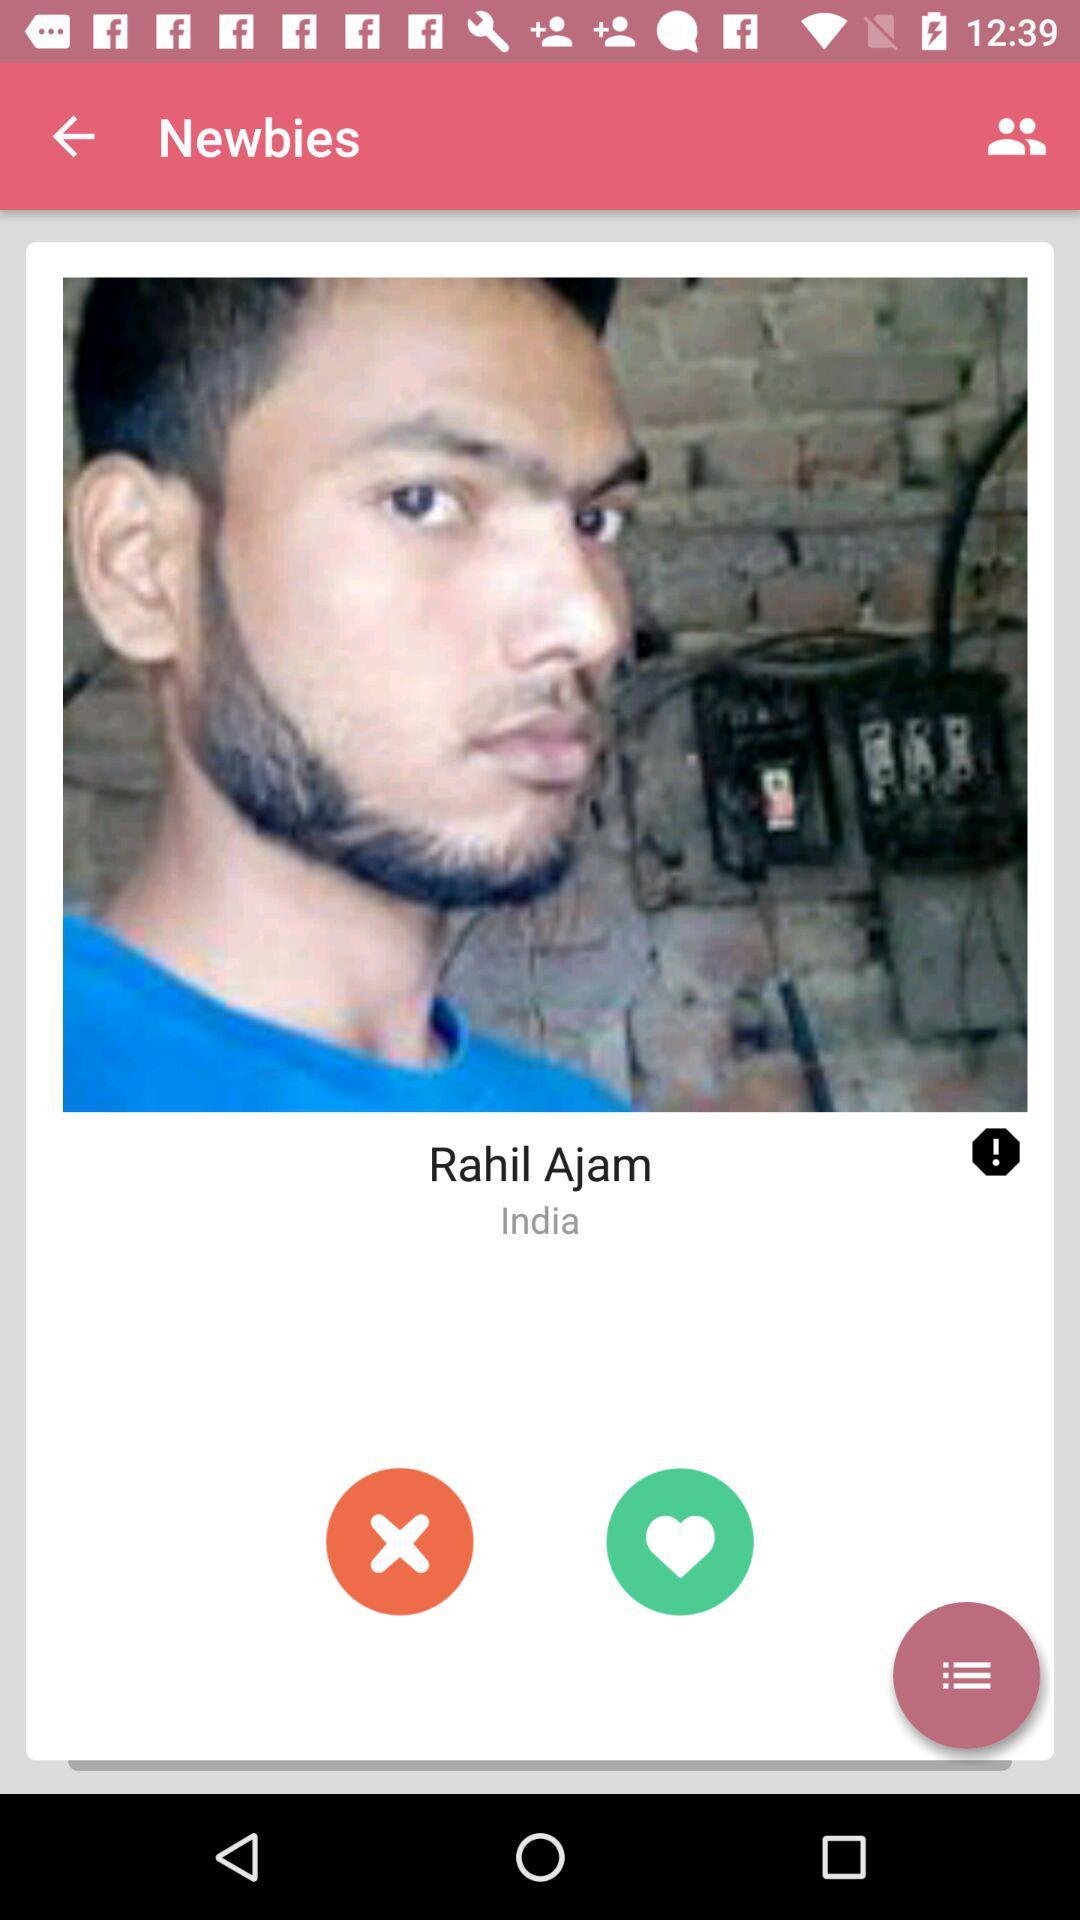 The width and height of the screenshot is (1080, 1920). What do you see at coordinates (678, 1540) in the screenshot?
I see `the favorite icon` at bounding box center [678, 1540].